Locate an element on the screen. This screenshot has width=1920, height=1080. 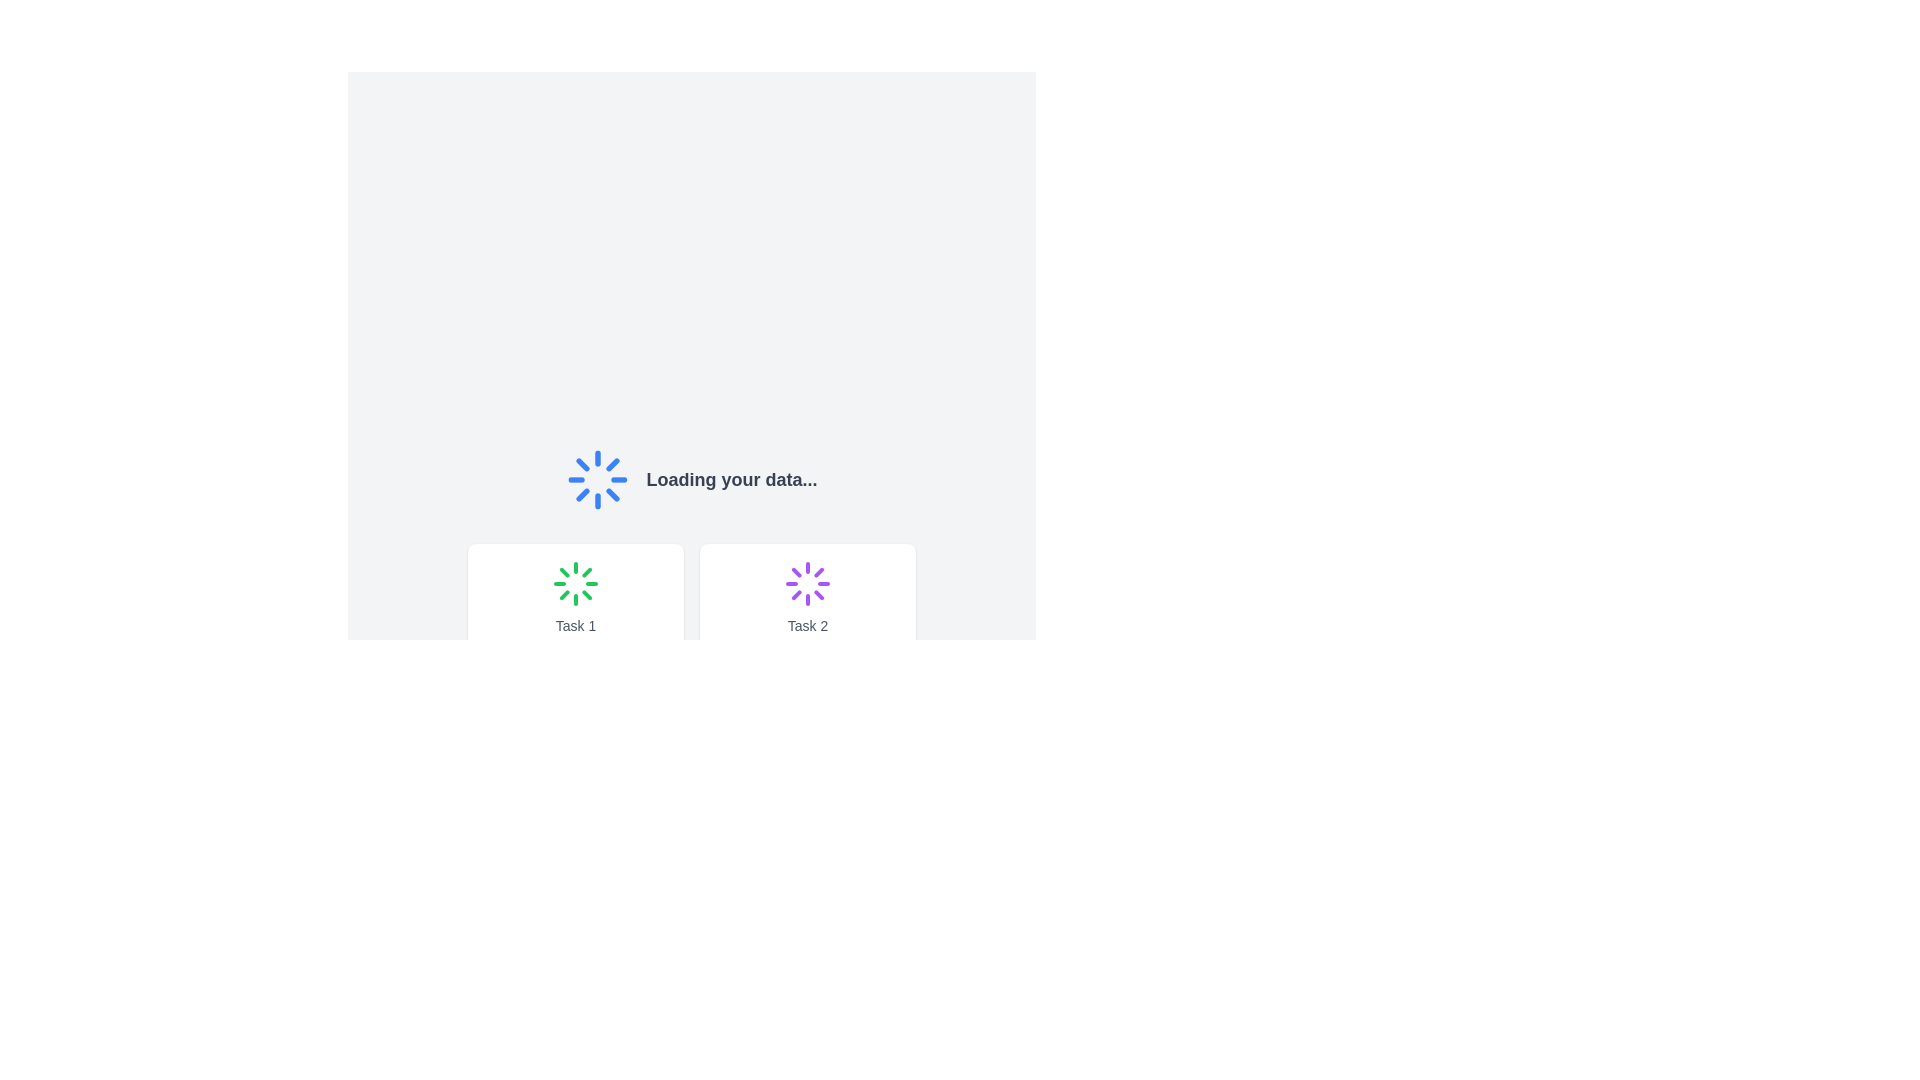
the Loading indicator that displays informational text, which is centrally positioned above the task cards labeled 'Task 1' and 'Task 2' is located at coordinates (691, 479).